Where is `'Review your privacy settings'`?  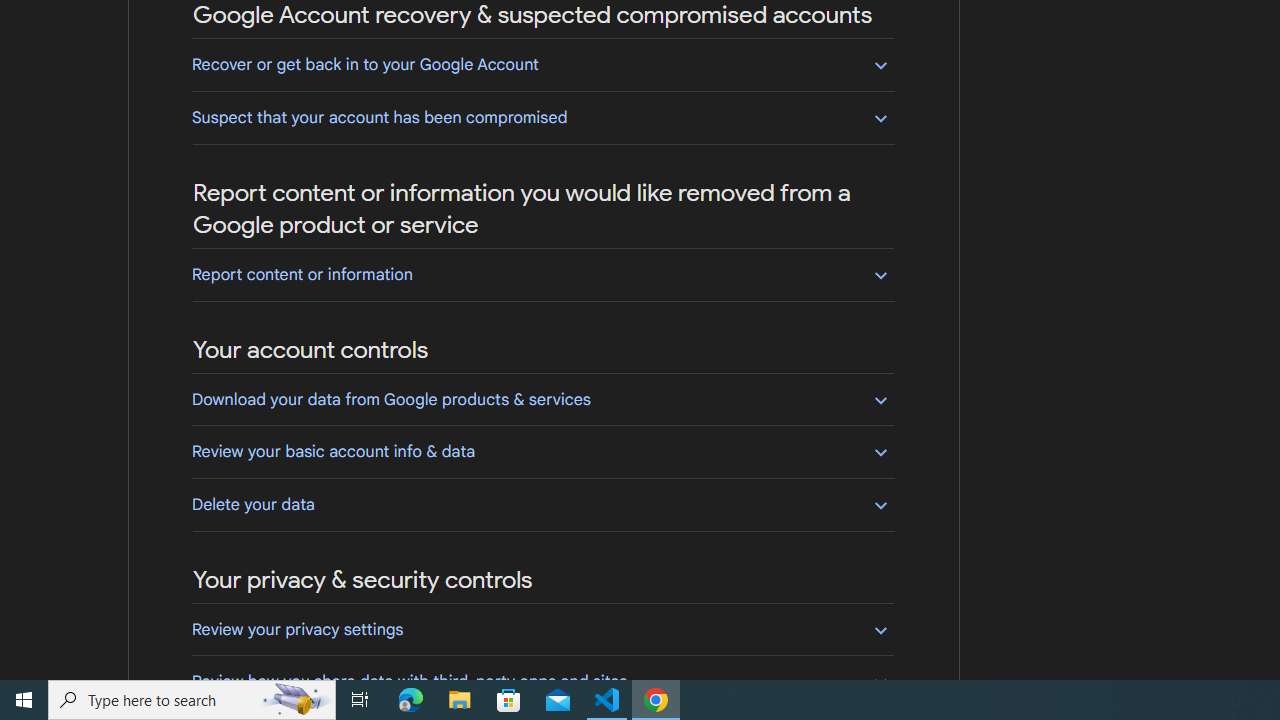
'Review your privacy settings' is located at coordinates (542, 628).